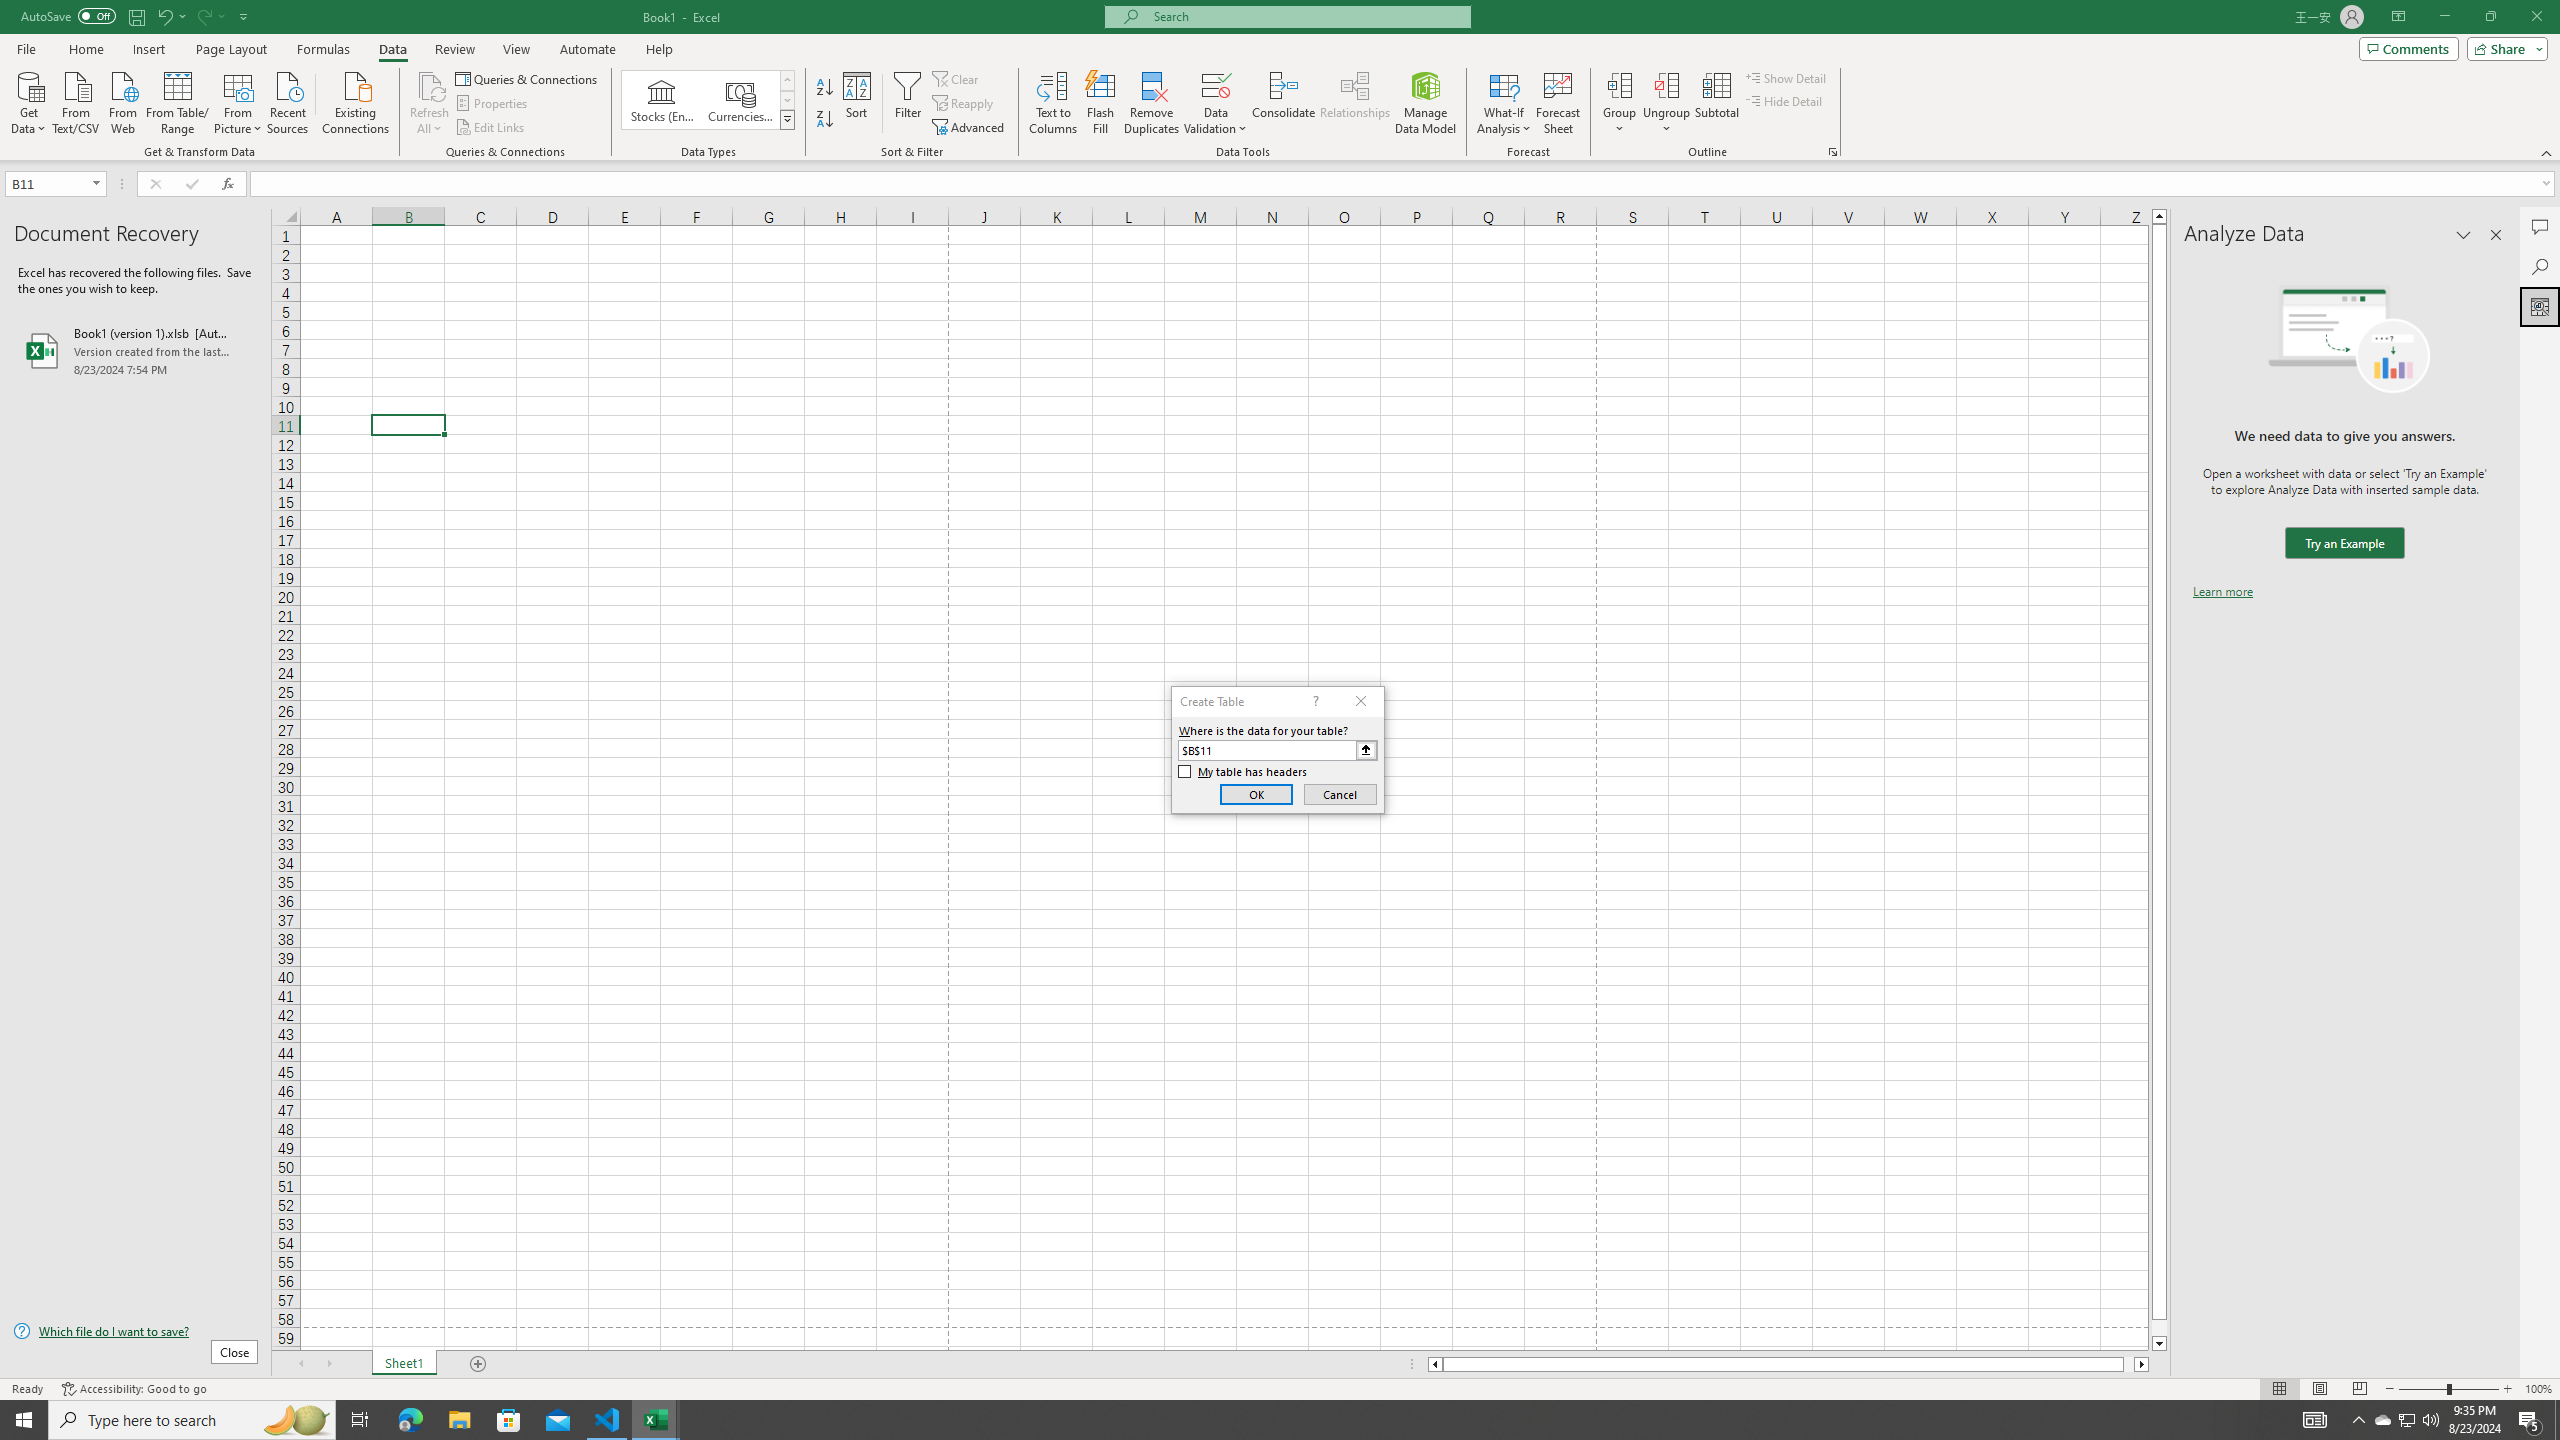  Describe the element at coordinates (1100, 103) in the screenshot. I see `'Flash Fill'` at that location.